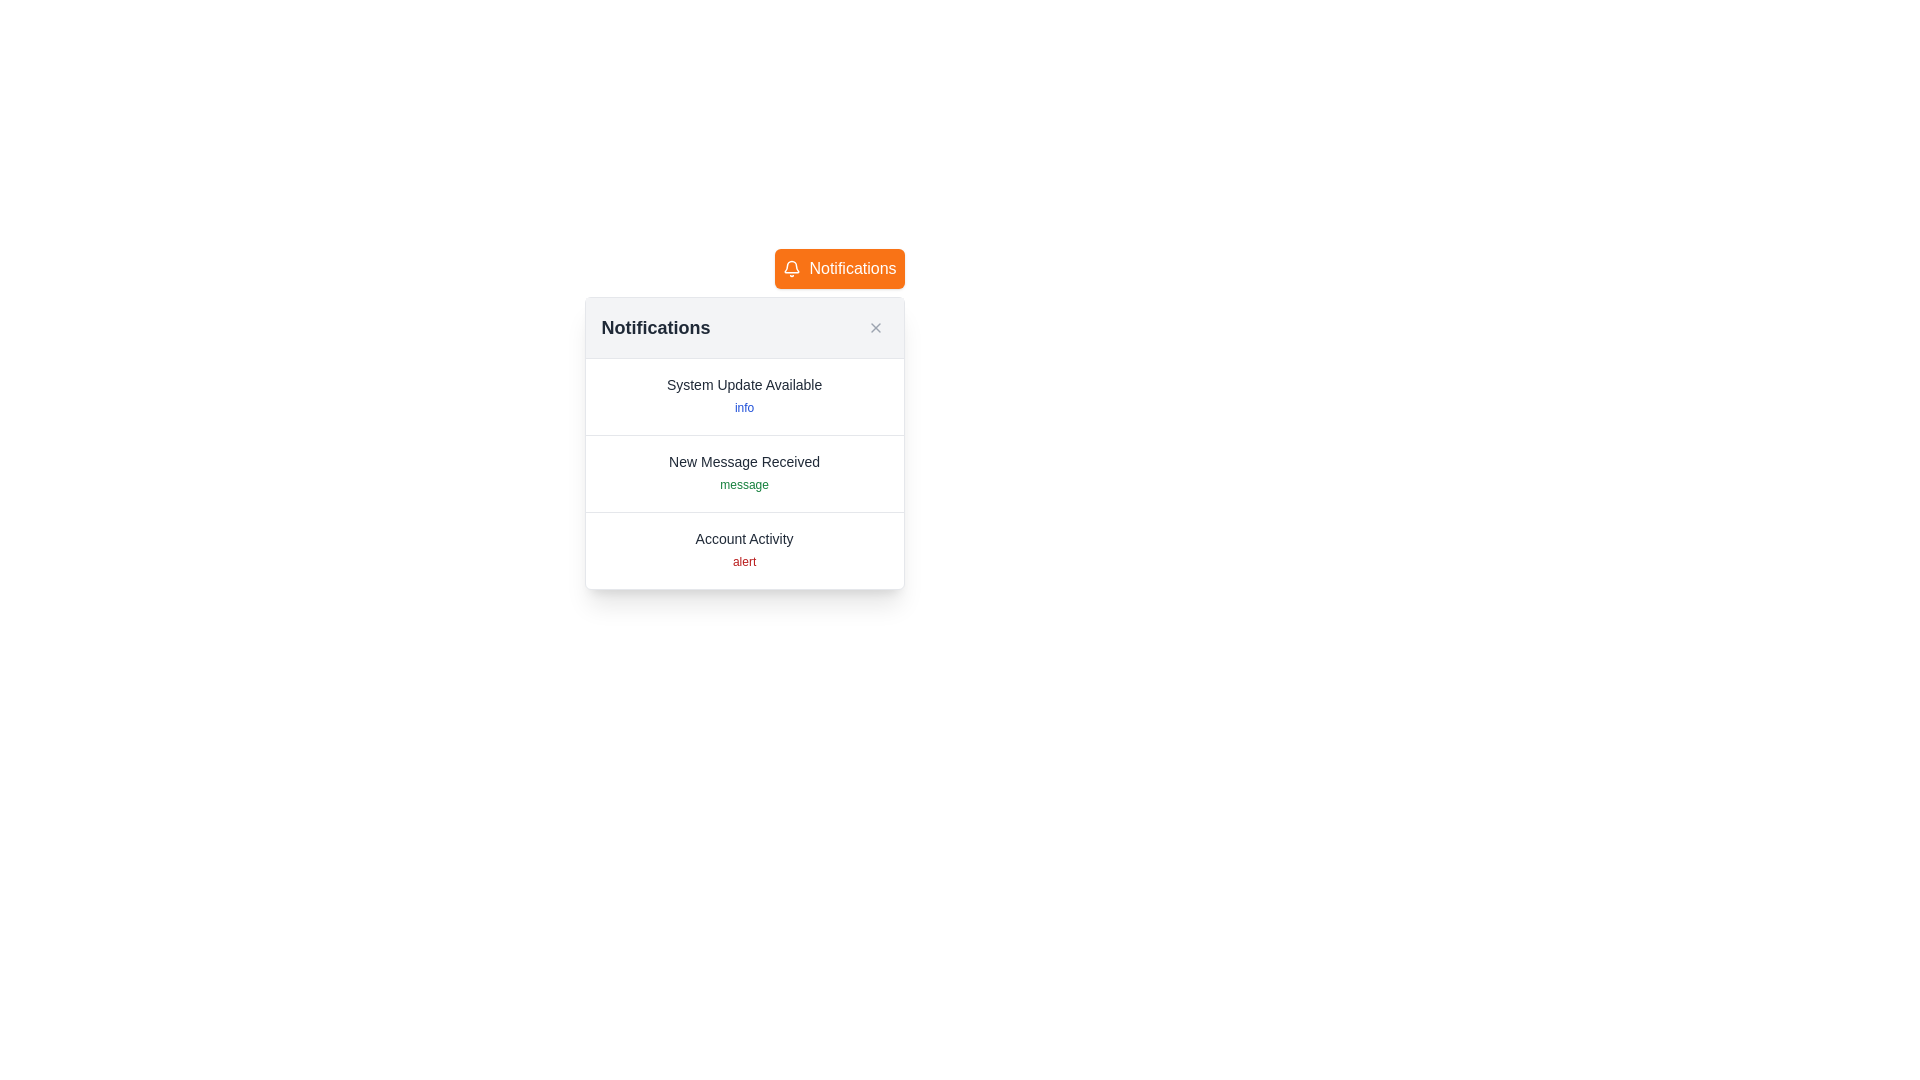 The width and height of the screenshot is (1920, 1080). Describe the element at coordinates (875, 326) in the screenshot. I see `the compact button with an 'X' symbol located in the top-right corner of the notification panel` at that location.